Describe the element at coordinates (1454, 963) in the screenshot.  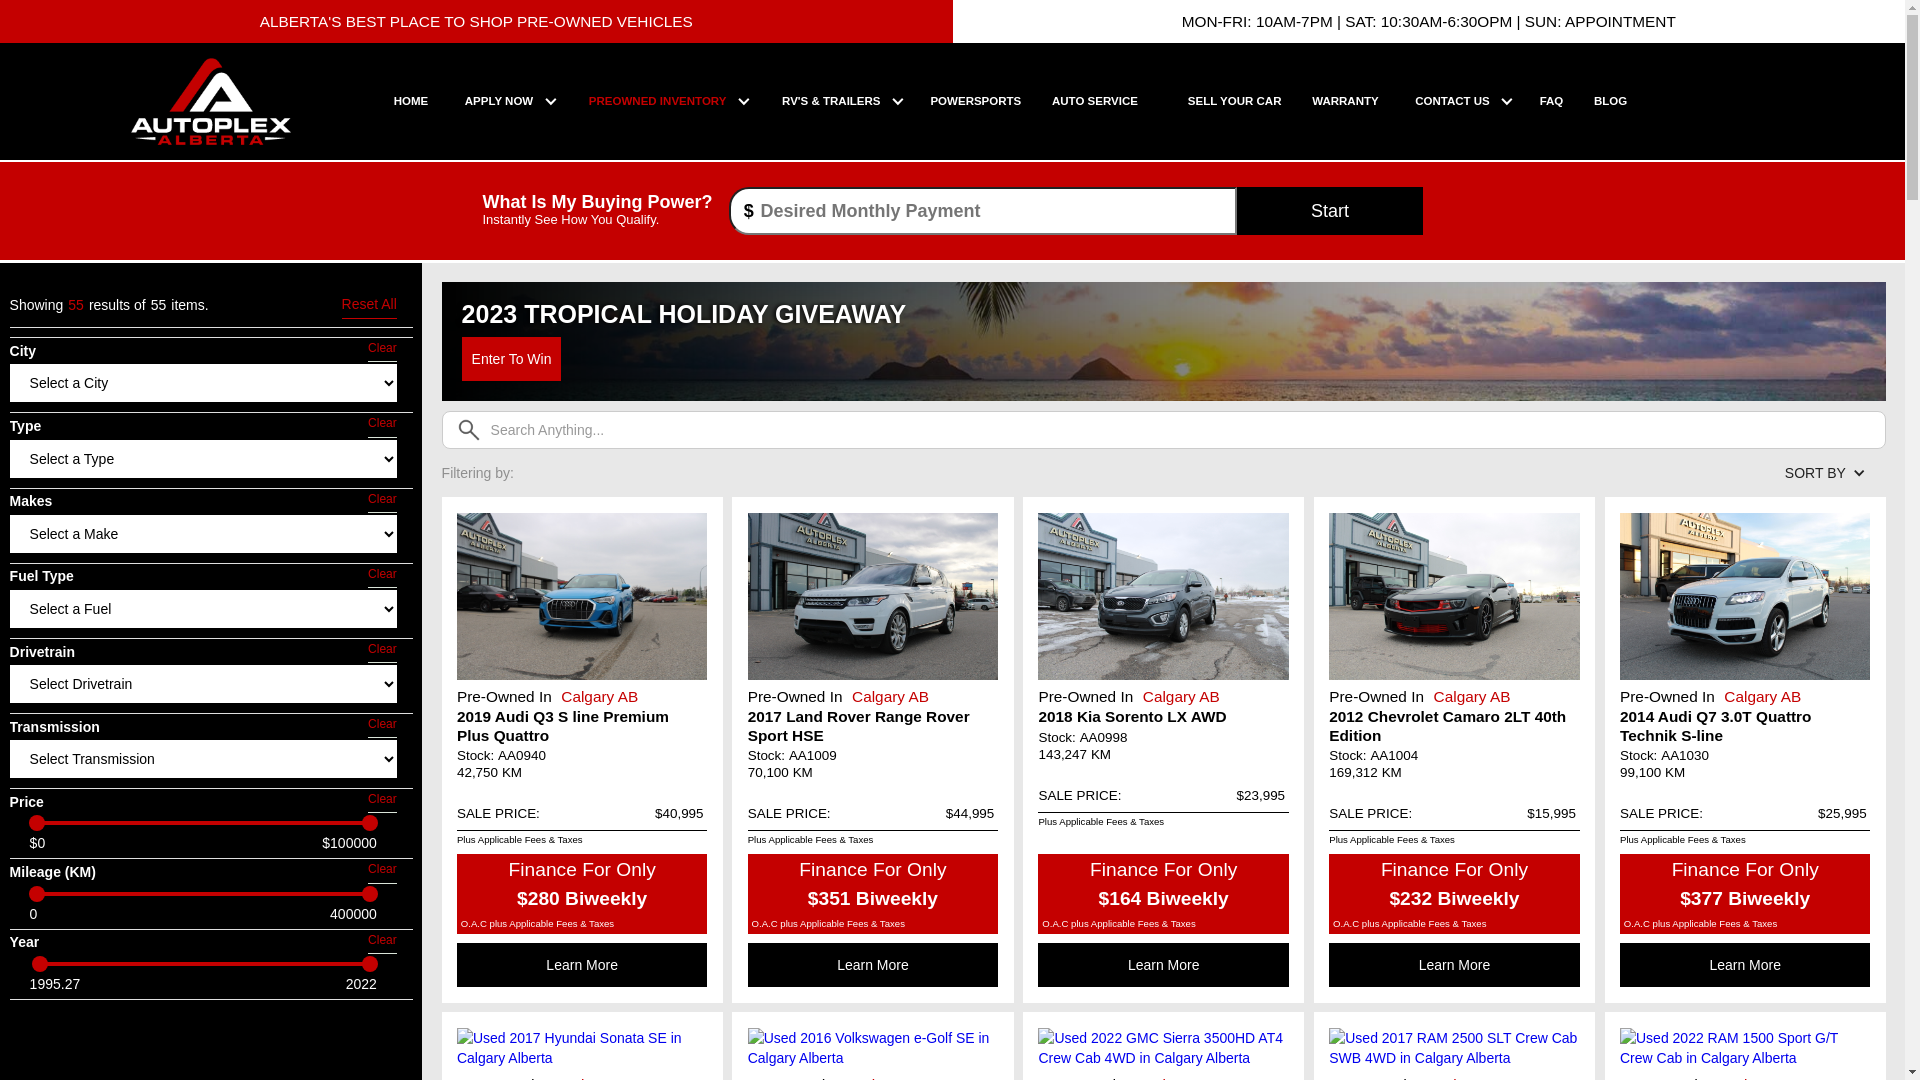
I see `'Learn More'` at that location.